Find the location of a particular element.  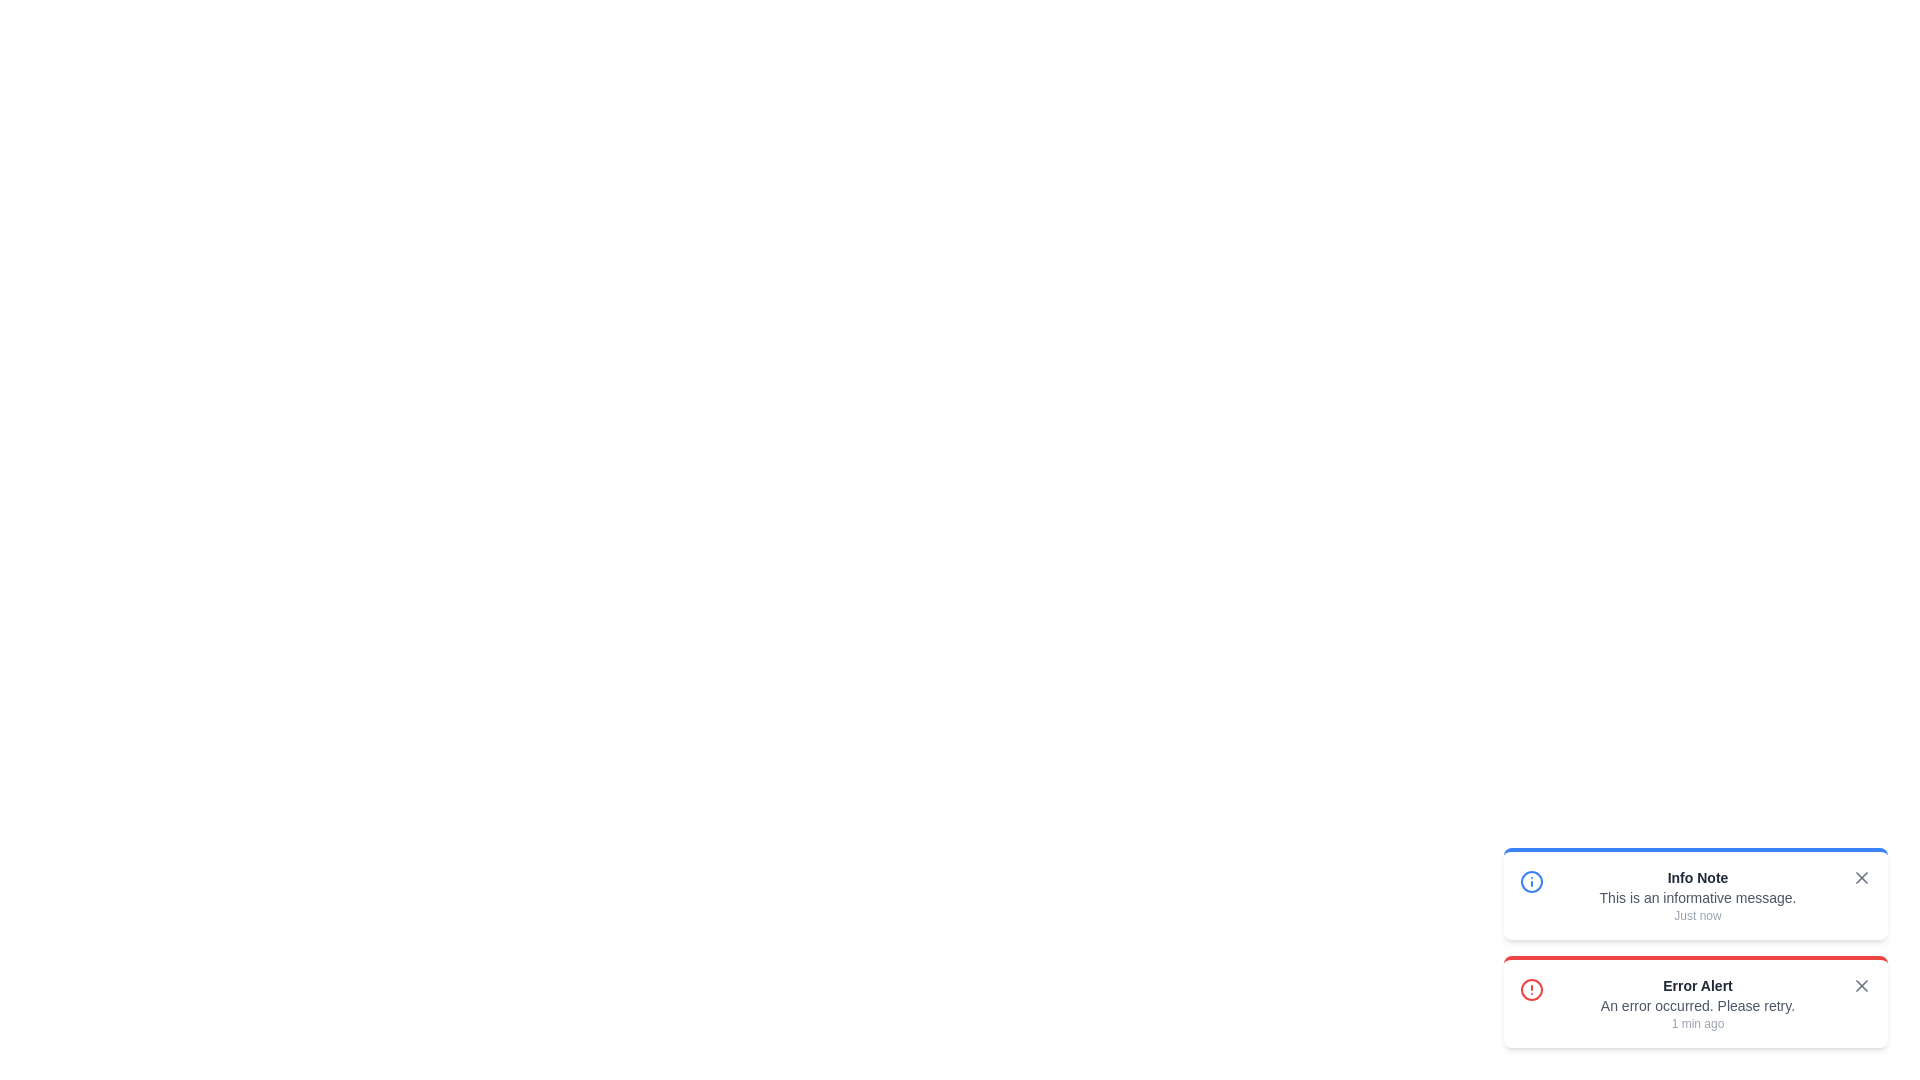

the dismiss button to remove the notification is located at coordinates (1861, 877).